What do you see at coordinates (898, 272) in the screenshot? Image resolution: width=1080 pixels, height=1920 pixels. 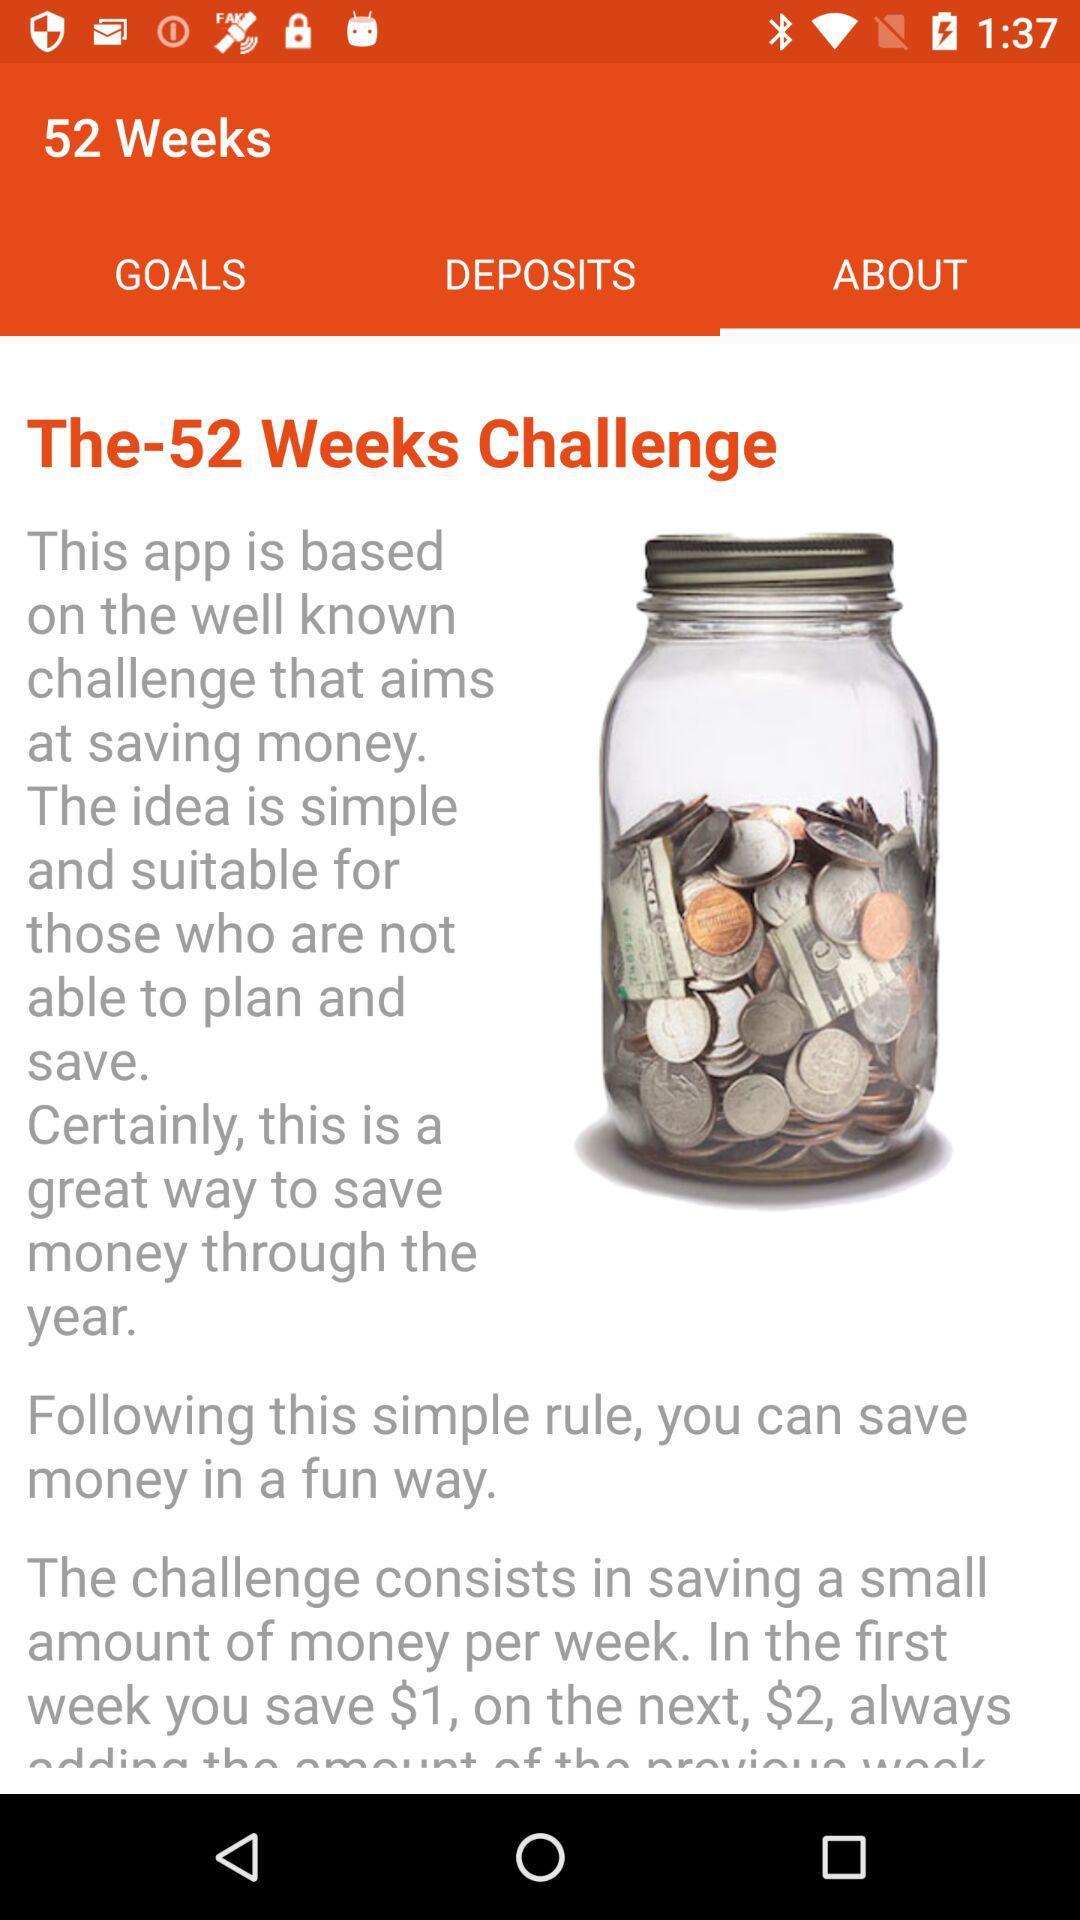 I see `the icon above the the 52 weeks icon` at bounding box center [898, 272].